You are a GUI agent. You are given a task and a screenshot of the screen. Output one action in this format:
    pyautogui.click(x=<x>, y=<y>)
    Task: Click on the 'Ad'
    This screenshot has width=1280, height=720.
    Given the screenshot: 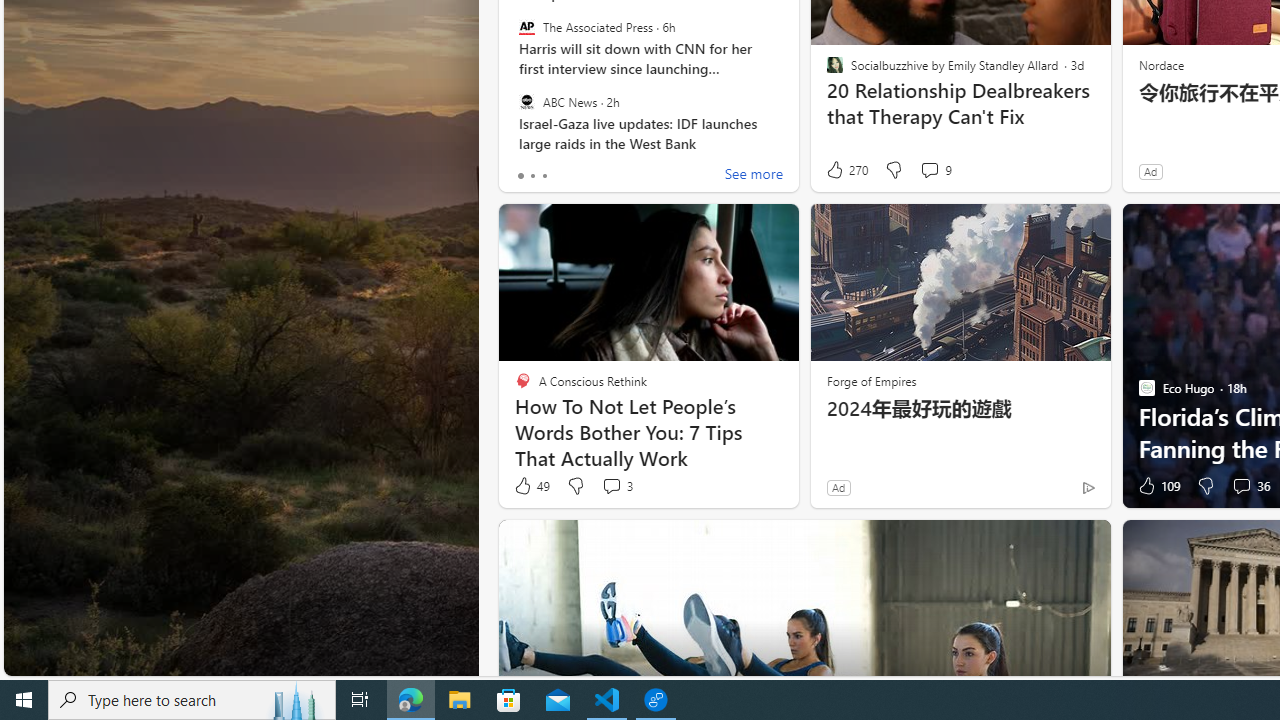 What is the action you would take?
    pyautogui.click(x=838, y=487)
    